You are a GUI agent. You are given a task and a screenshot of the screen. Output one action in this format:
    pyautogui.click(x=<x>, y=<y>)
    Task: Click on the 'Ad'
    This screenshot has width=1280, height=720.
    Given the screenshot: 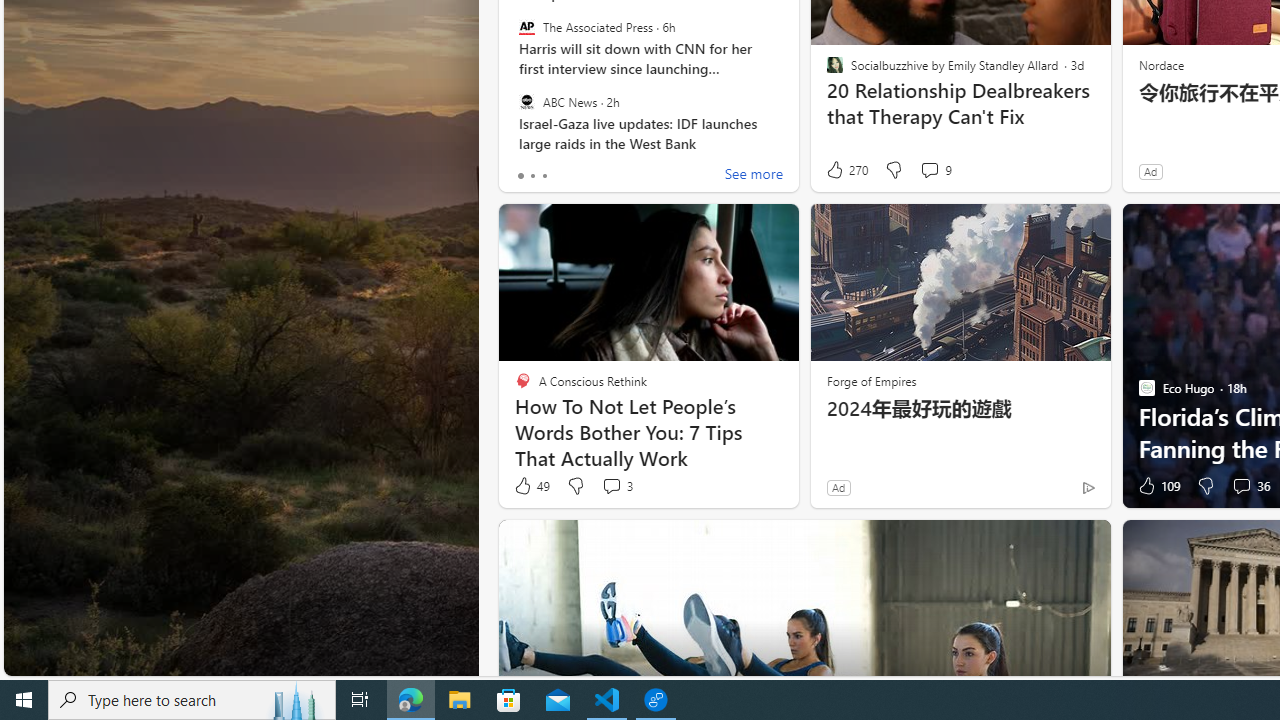 What is the action you would take?
    pyautogui.click(x=838, y=487)
    